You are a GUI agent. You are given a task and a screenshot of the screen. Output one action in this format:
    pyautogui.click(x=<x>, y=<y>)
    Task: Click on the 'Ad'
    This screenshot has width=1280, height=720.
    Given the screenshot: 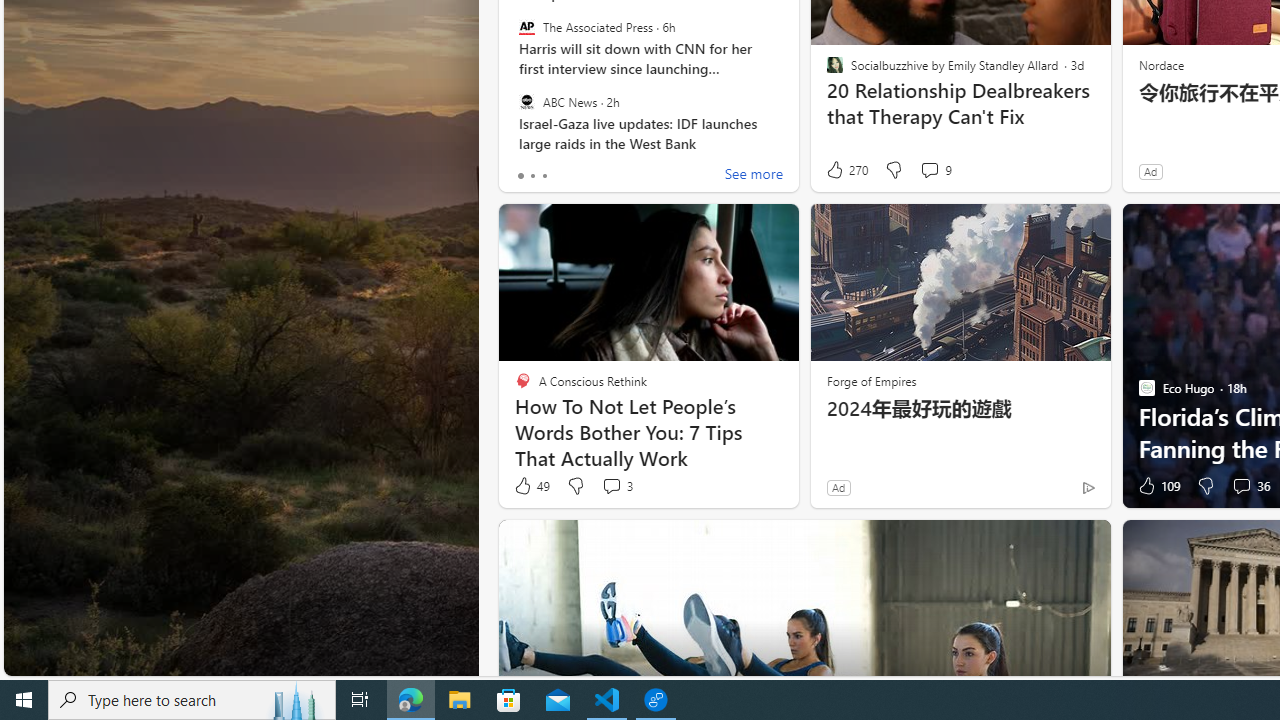 What is the action you would take?
    pyautogui.click(x=838, y=487)
    